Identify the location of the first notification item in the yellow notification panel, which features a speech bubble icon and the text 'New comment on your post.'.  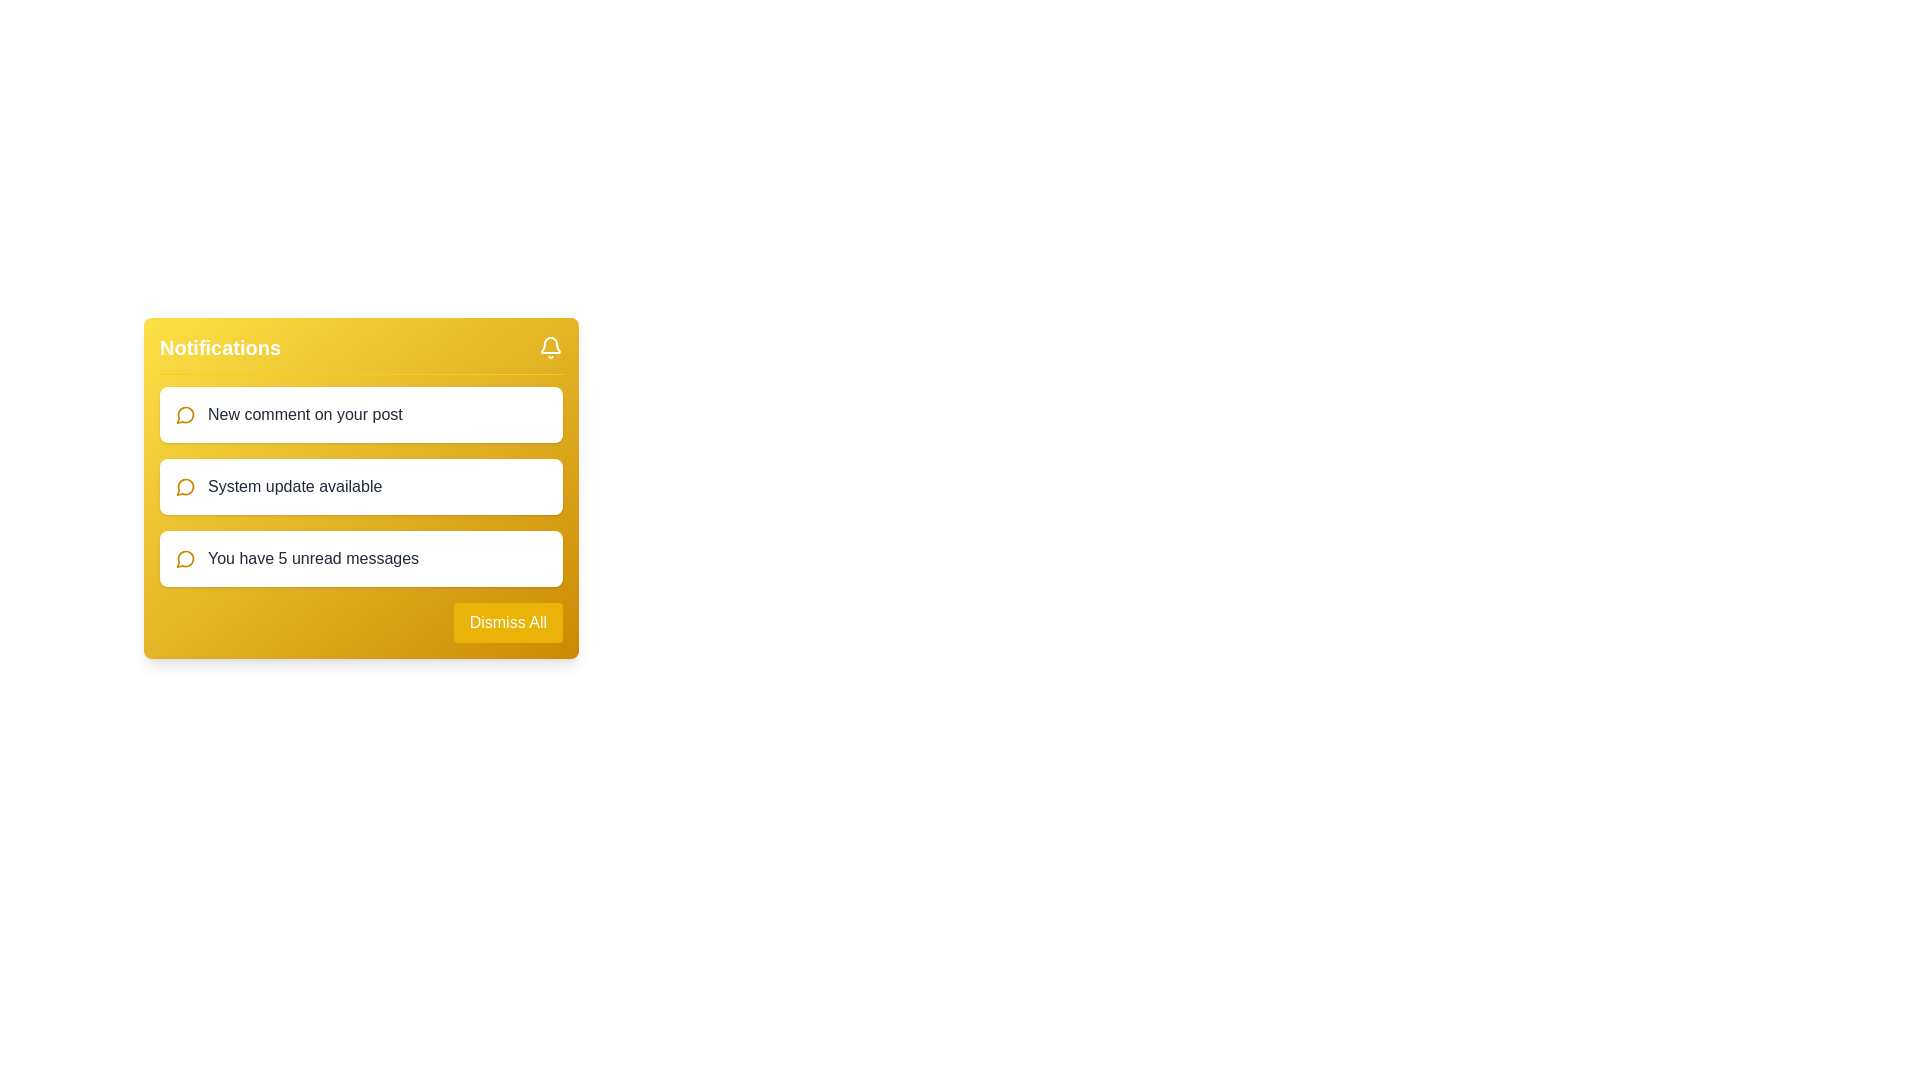
(361, 414).